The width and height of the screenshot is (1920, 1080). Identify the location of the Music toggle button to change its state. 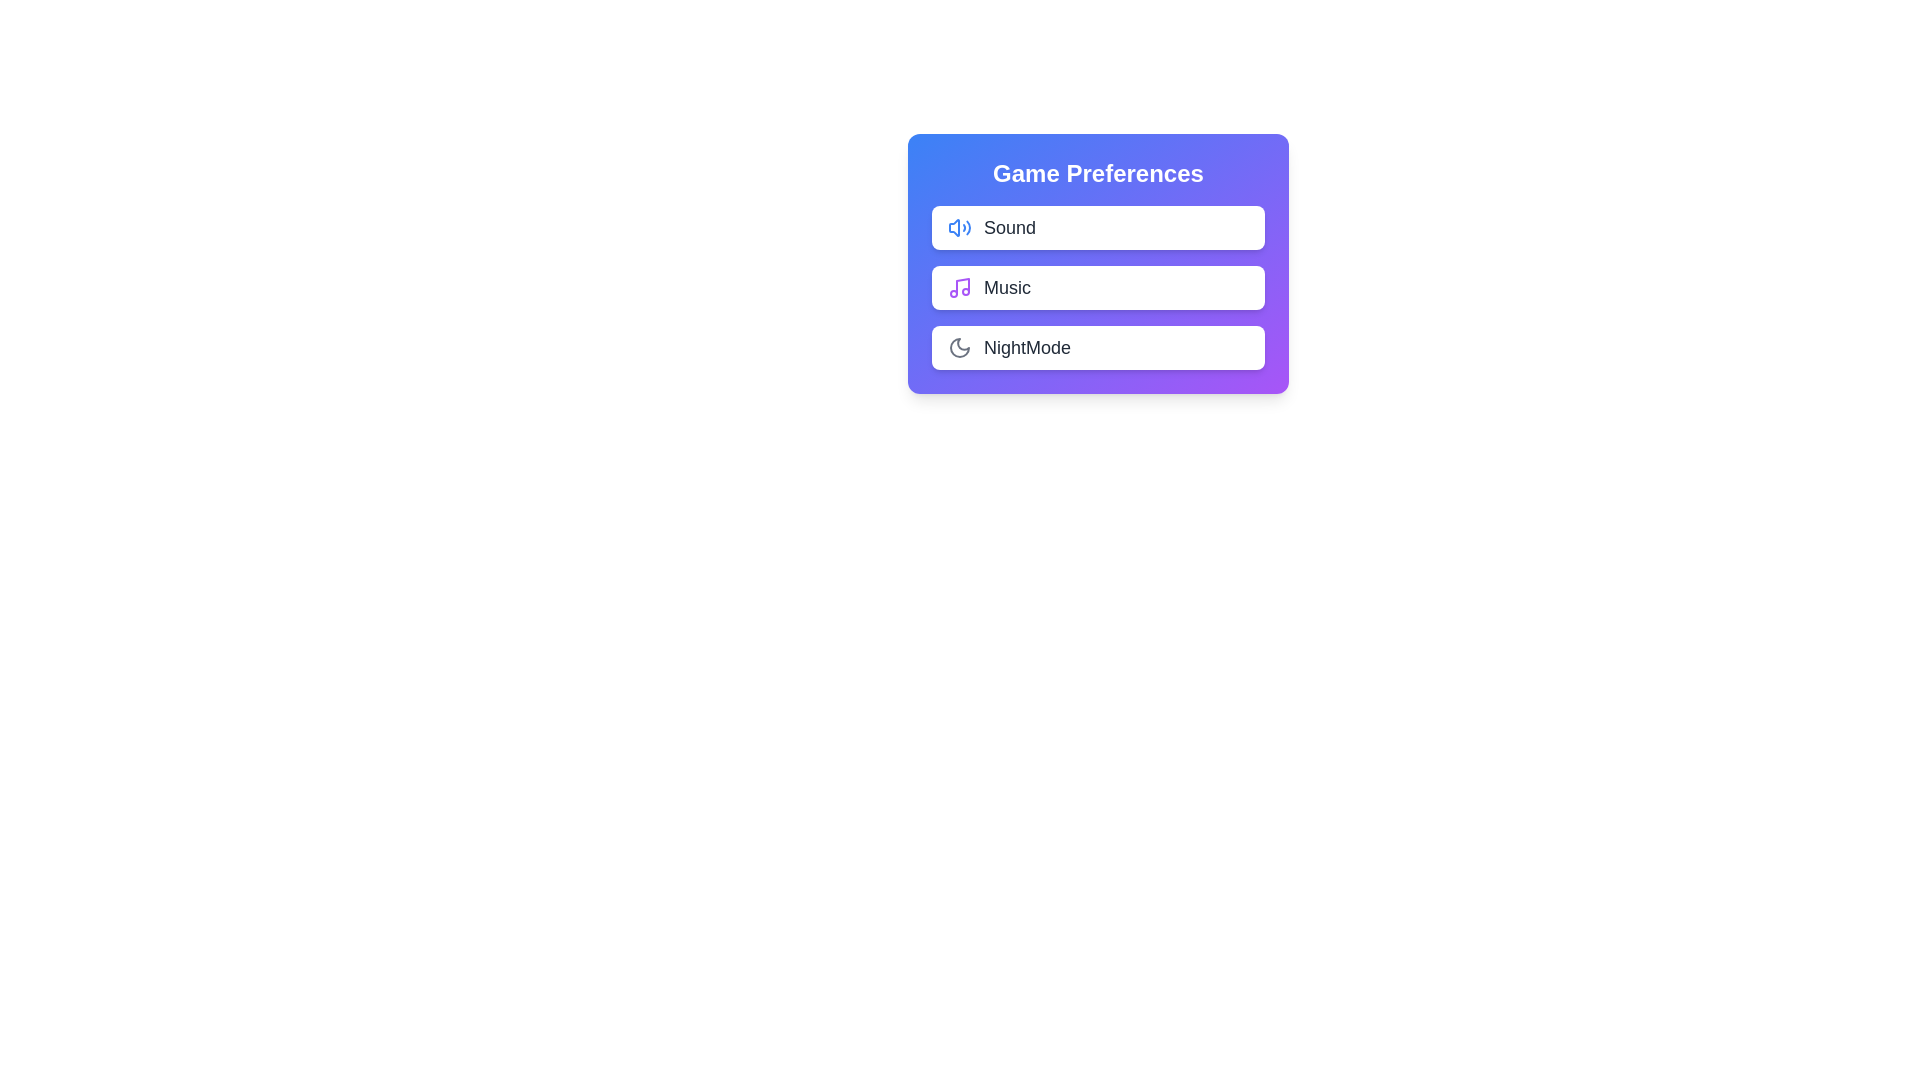
(1223, 288).